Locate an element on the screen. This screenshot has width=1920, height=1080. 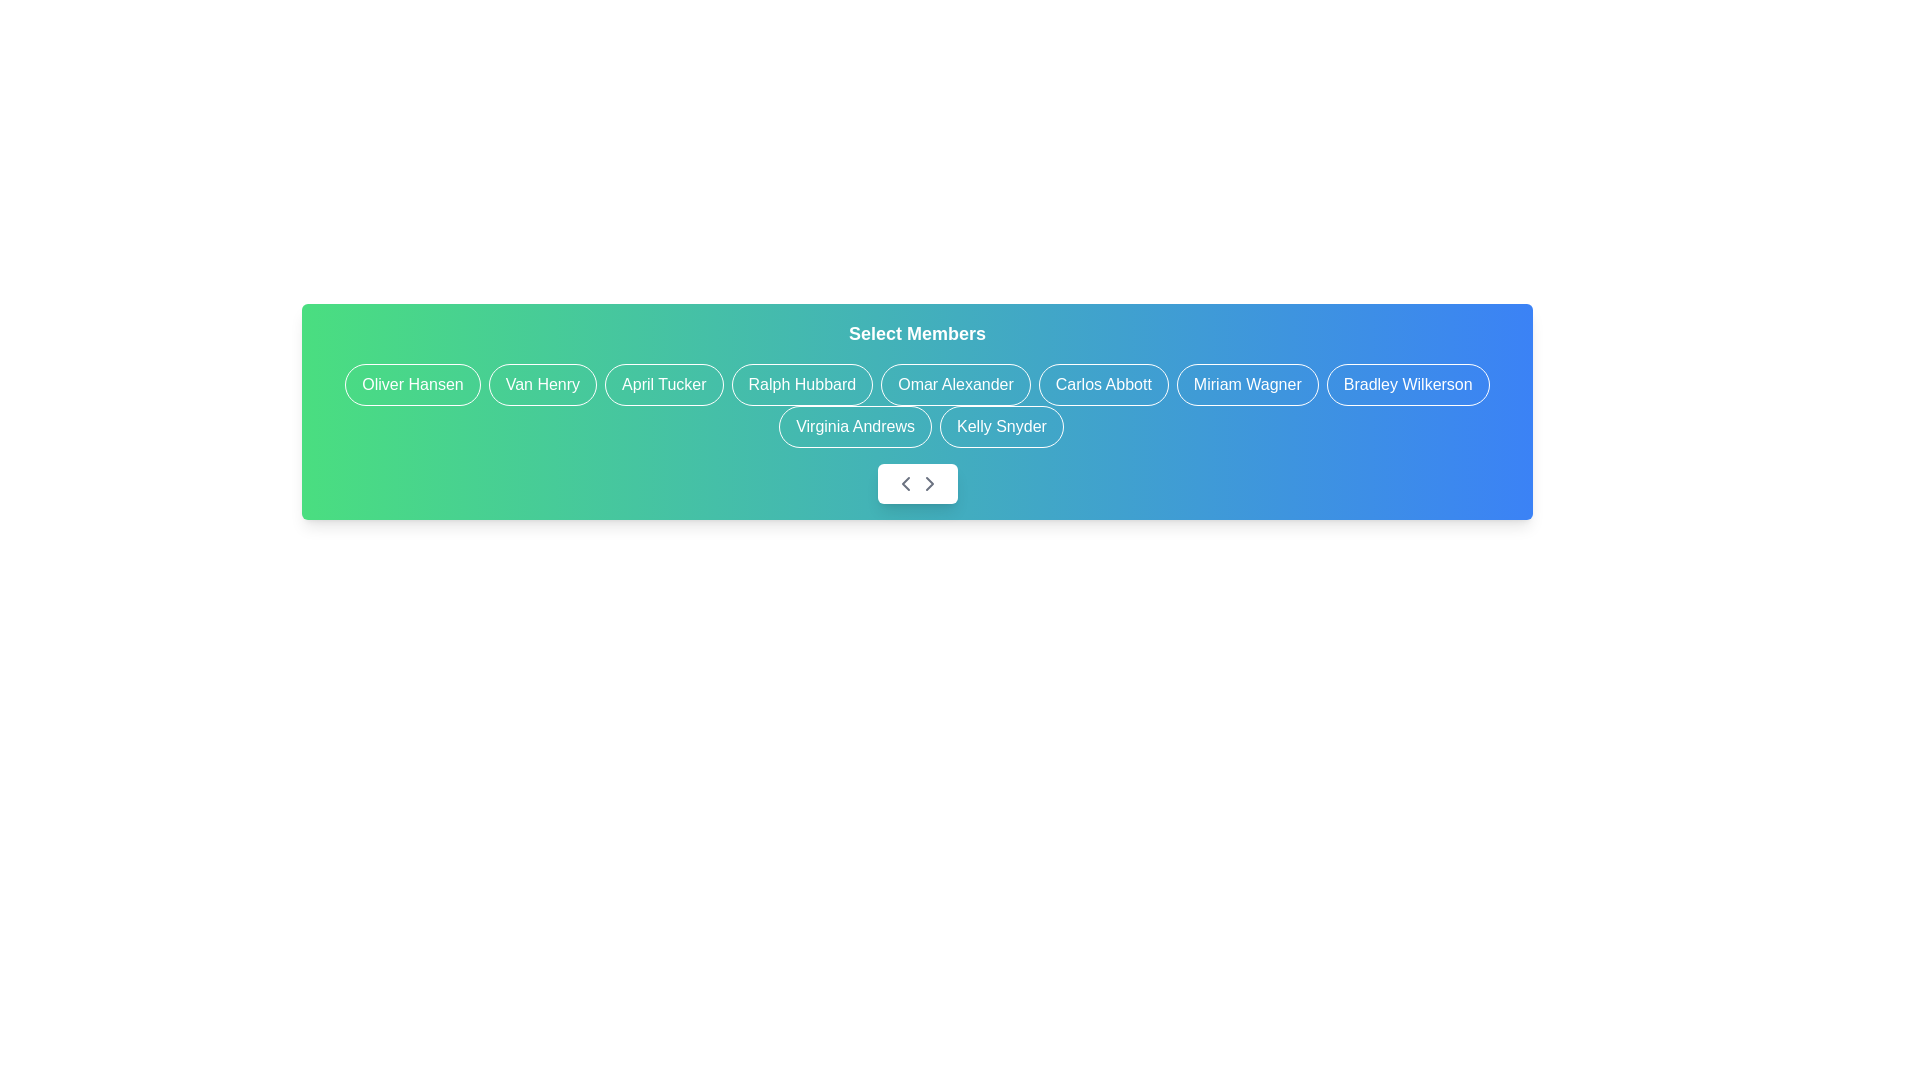
the selectable button labeled 'April Tucker', which is the third button in a horizontal list of buttons positioned near the center-top of the interface is located at coordinates (664, 385).